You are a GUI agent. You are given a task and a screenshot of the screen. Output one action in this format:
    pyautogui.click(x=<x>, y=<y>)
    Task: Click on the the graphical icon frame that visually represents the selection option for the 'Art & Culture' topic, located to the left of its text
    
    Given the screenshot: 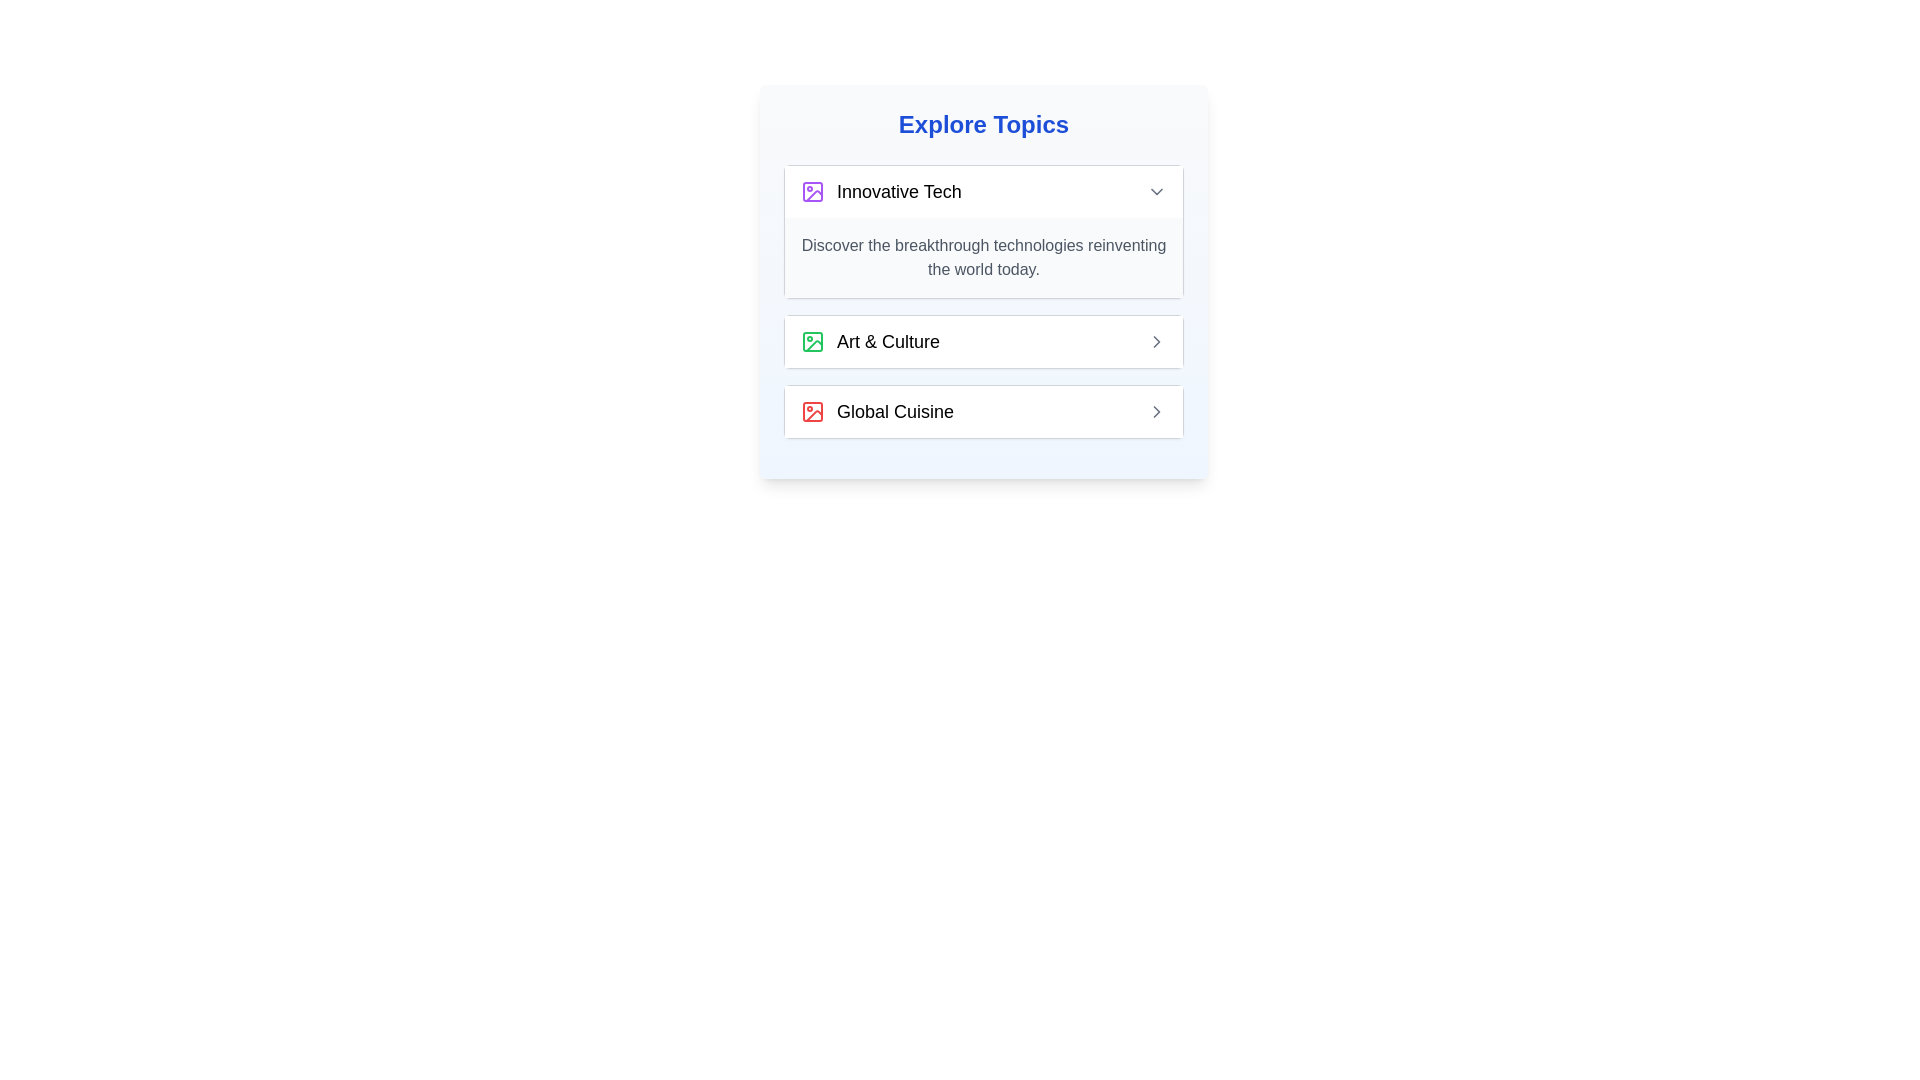 What is the action you would take?
    pyautogui.click(x=812, y=341)
    